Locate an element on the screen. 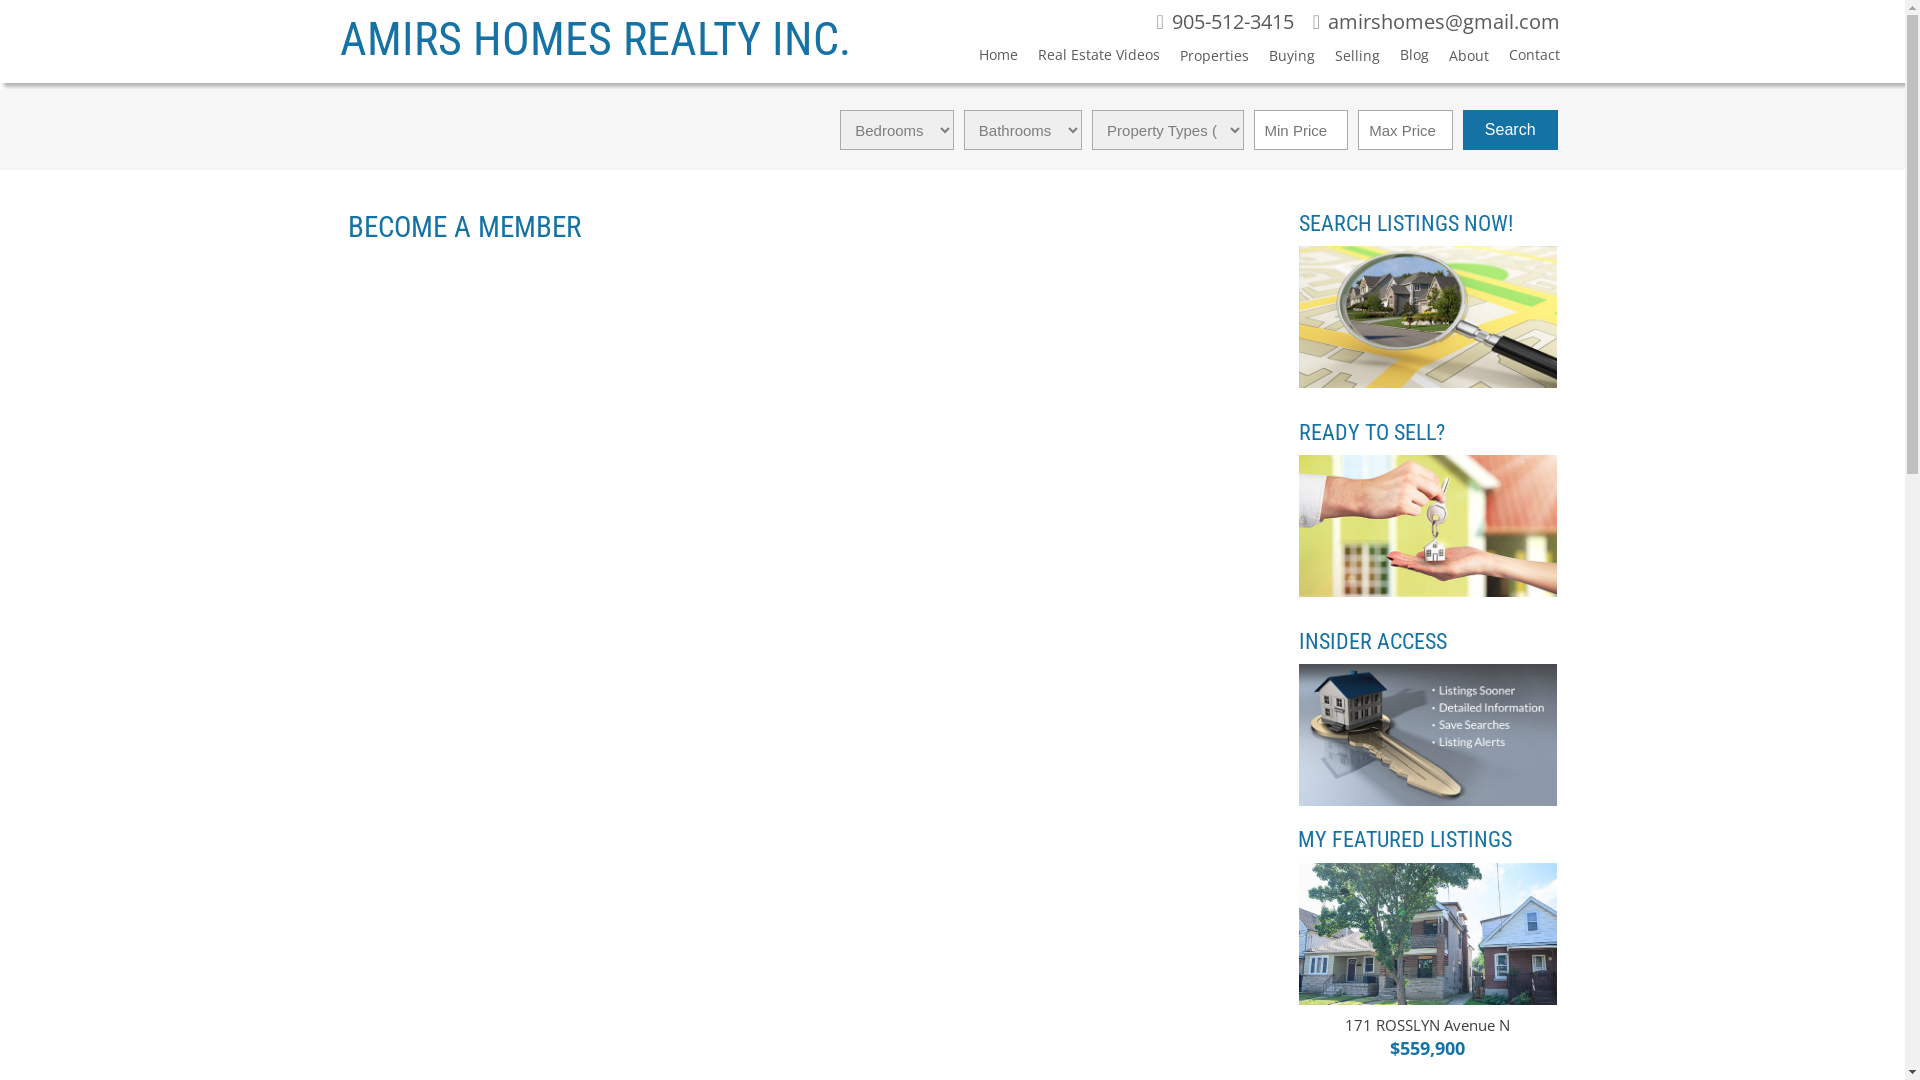 Image resolution: width=1920 pixels, height=1080 pixels. 'Real Estate Videos' is located at coordinates (1088, 57).